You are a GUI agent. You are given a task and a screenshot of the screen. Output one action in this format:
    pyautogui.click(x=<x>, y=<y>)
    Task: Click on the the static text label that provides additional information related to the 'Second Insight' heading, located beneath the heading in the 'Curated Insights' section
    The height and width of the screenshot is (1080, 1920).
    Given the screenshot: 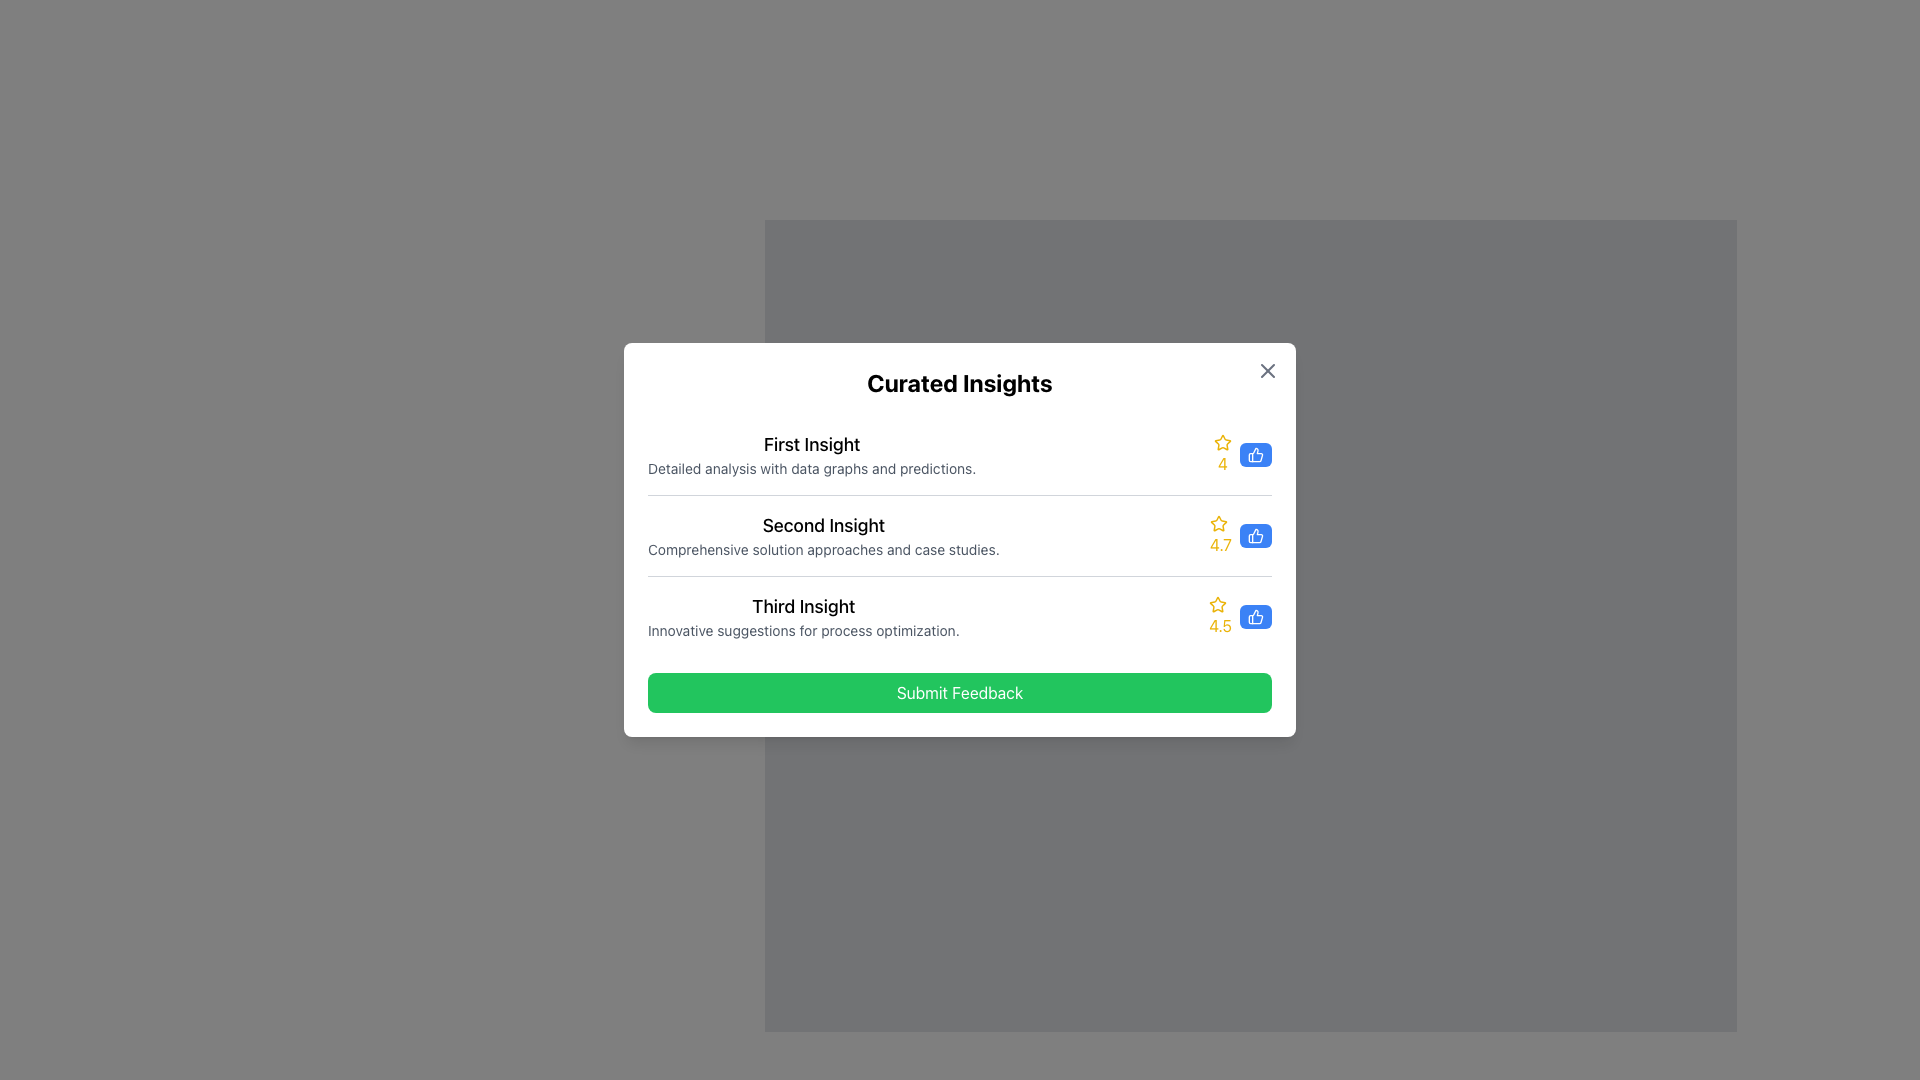 What is the action you would take?
    pyautogui.click(x=823, y=550)
    